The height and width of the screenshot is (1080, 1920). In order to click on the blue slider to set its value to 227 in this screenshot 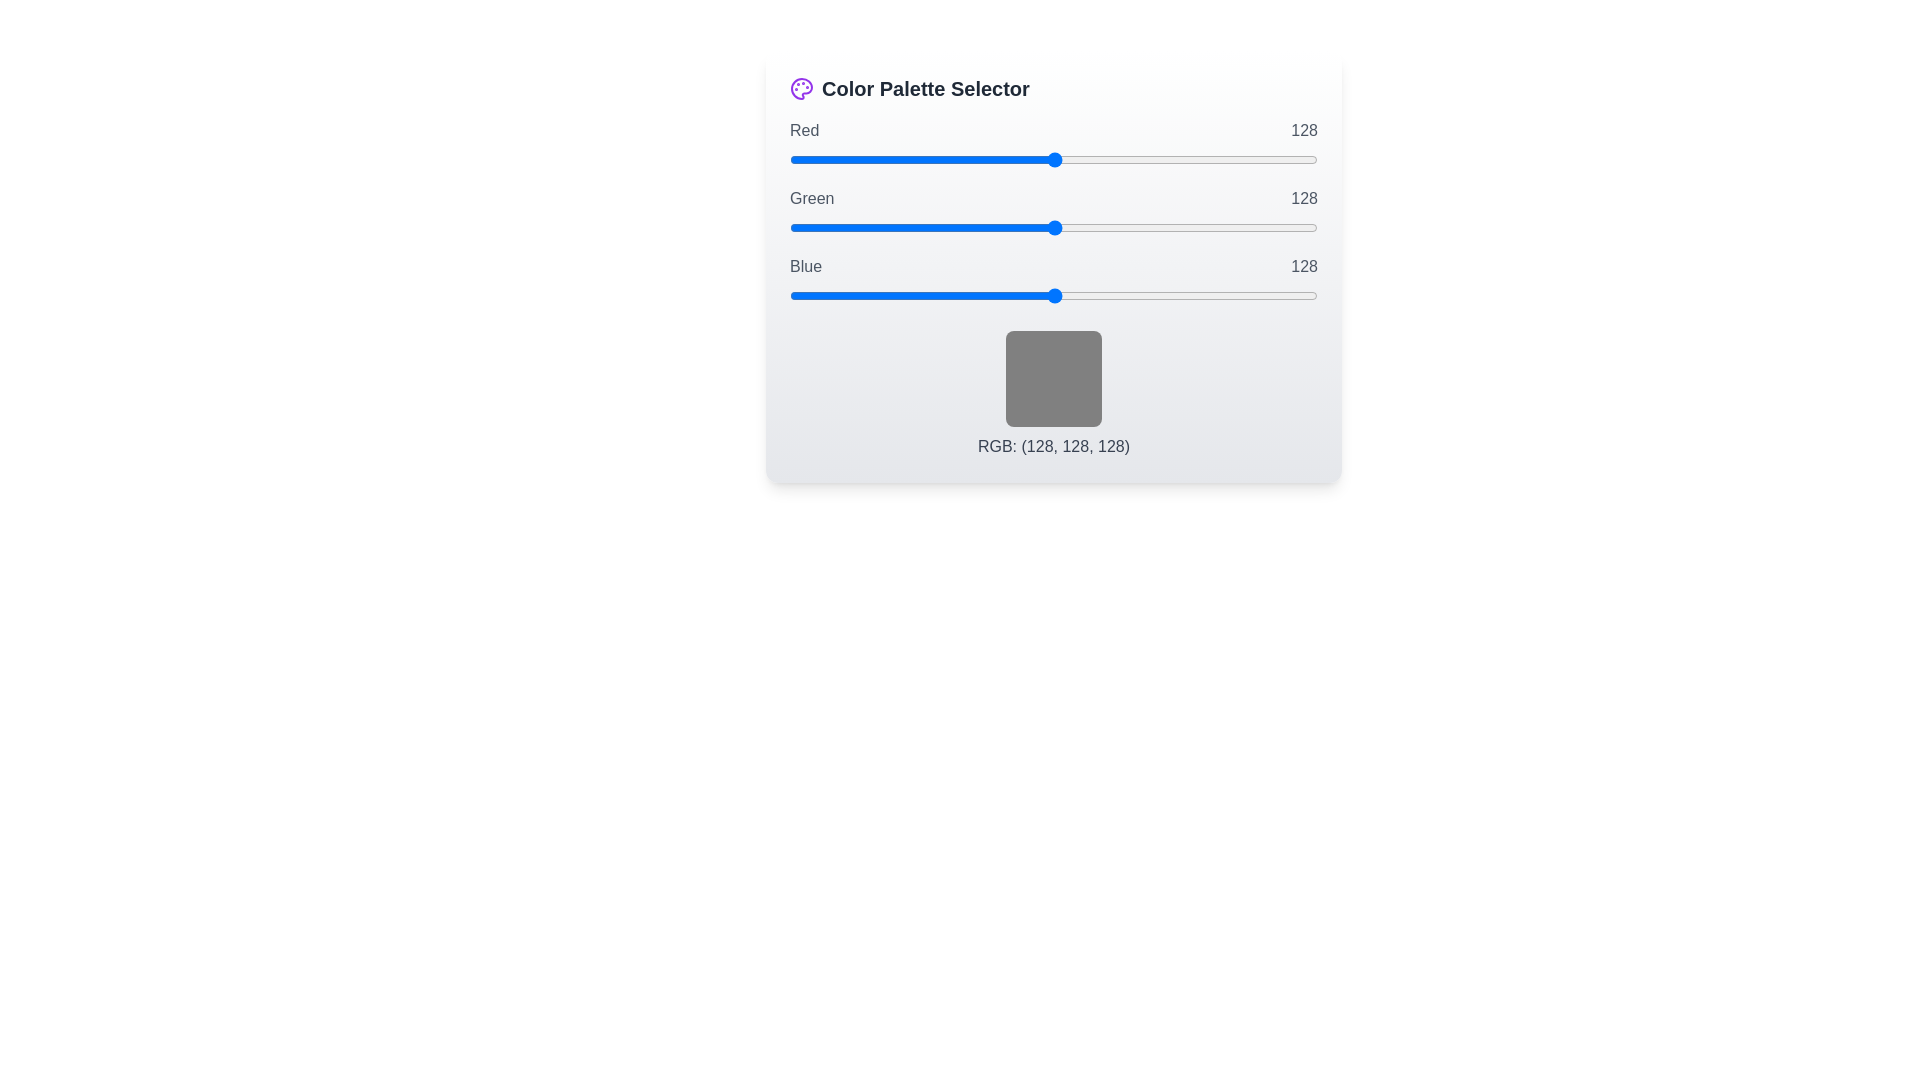, I will do `click(1259, 296)`.